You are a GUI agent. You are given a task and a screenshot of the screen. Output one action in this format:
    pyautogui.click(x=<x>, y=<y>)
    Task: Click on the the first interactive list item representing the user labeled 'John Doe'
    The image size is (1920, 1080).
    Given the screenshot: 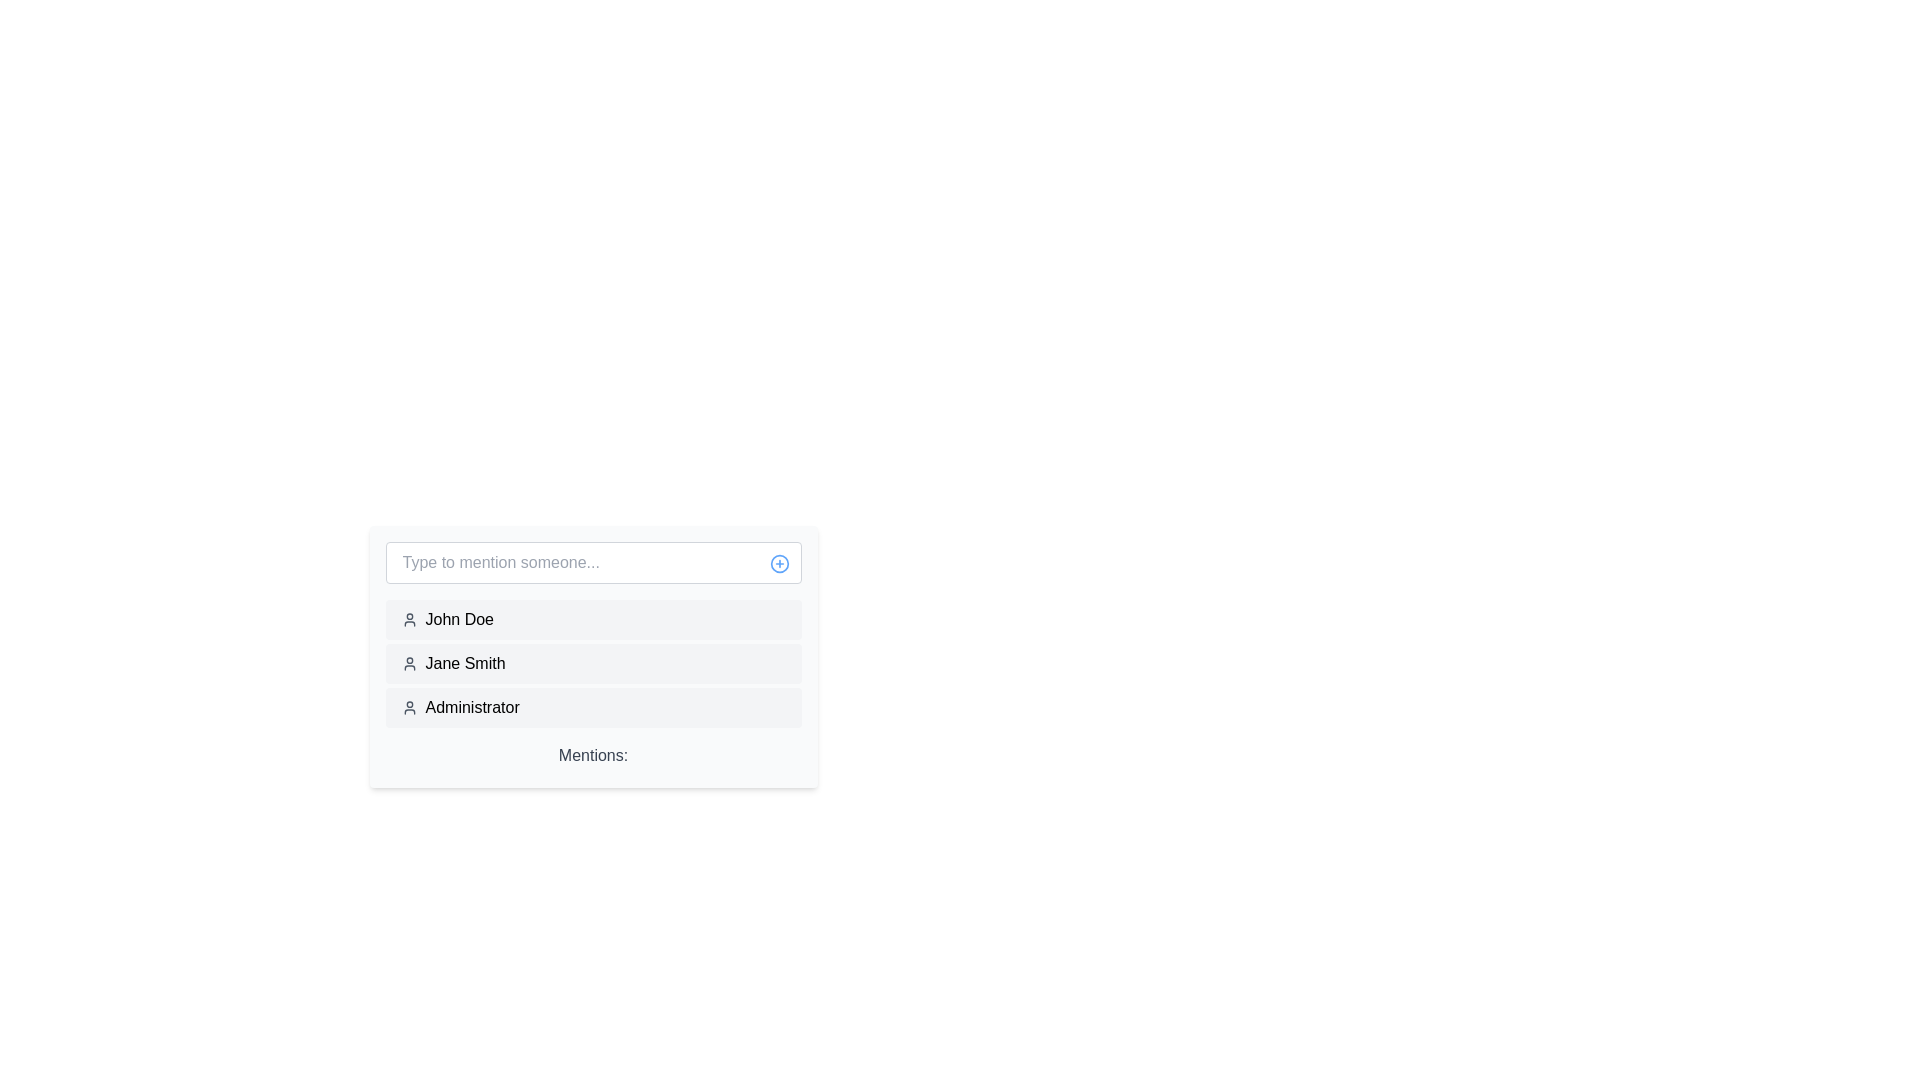 What is the action you would take?
    pyautogui.click(x=592, y=619)
    